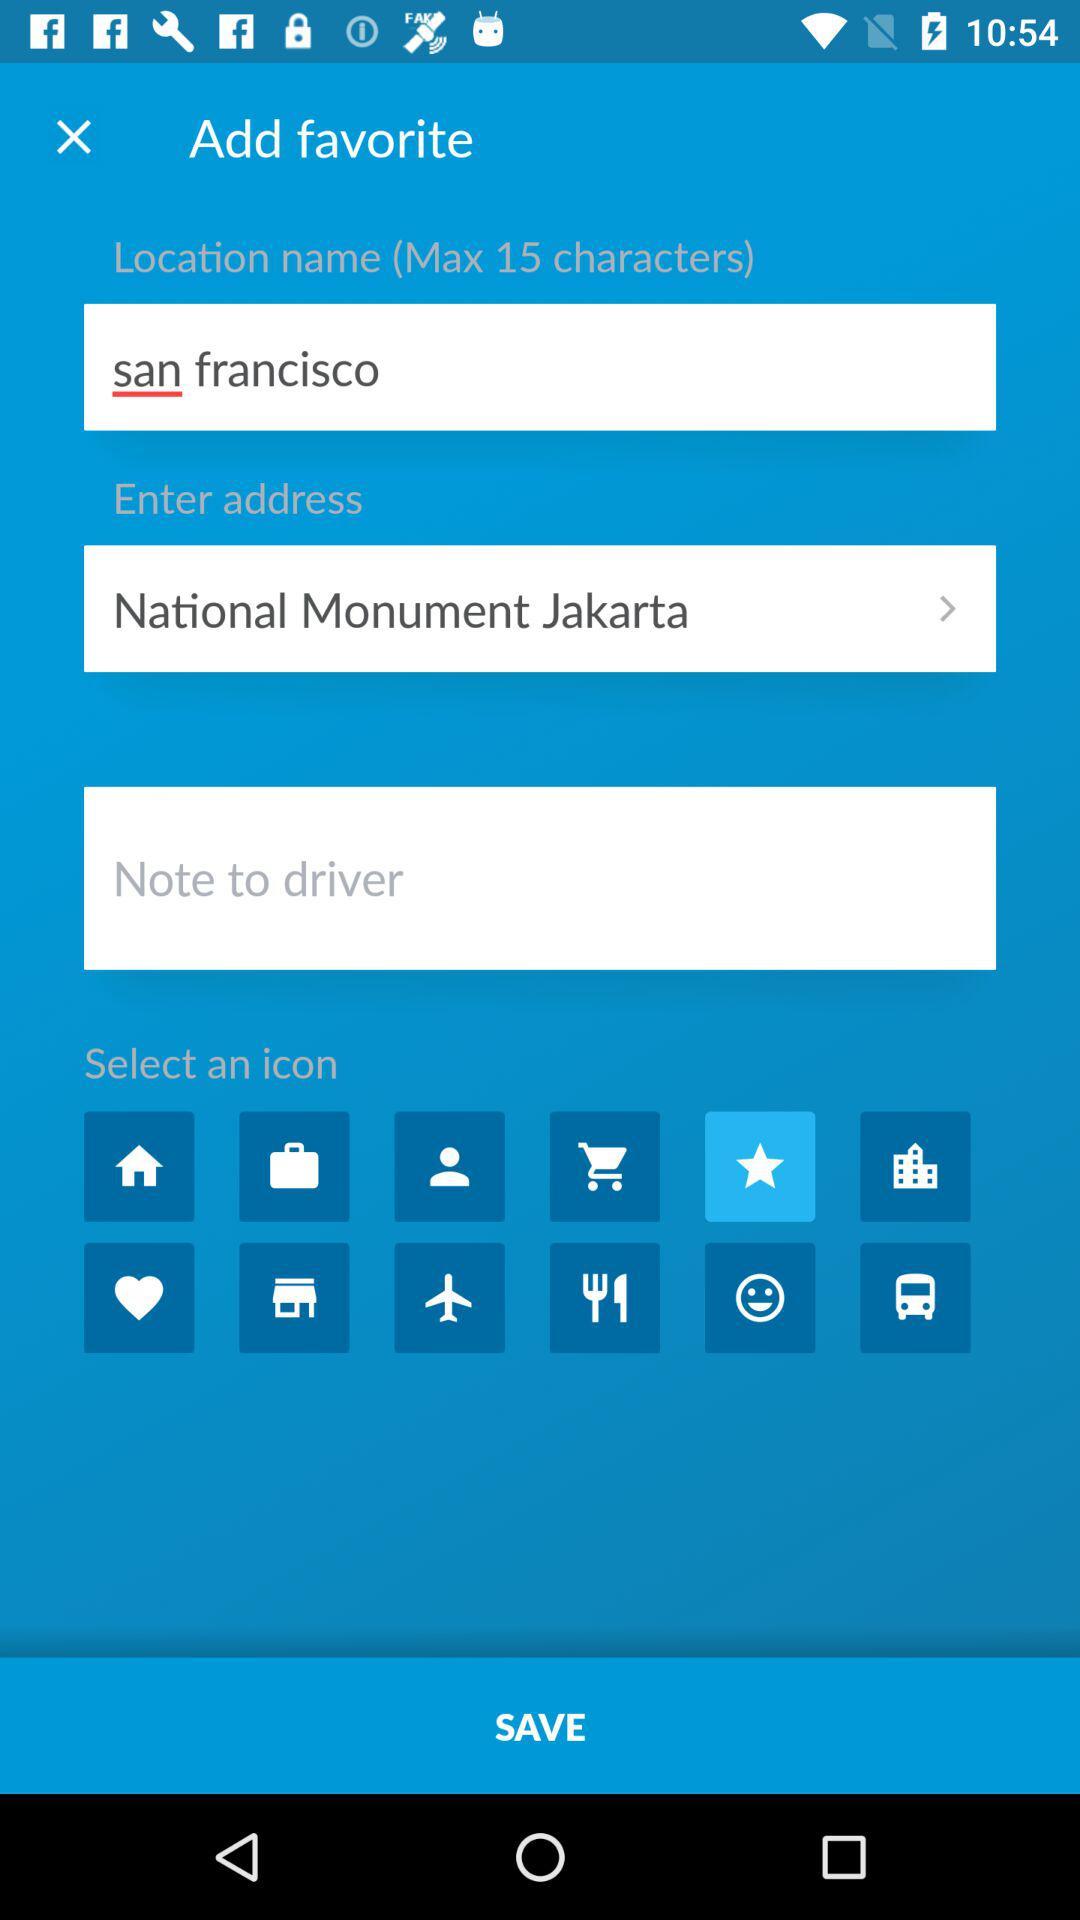  I want to click on open plane icon, so click(448, 1297).